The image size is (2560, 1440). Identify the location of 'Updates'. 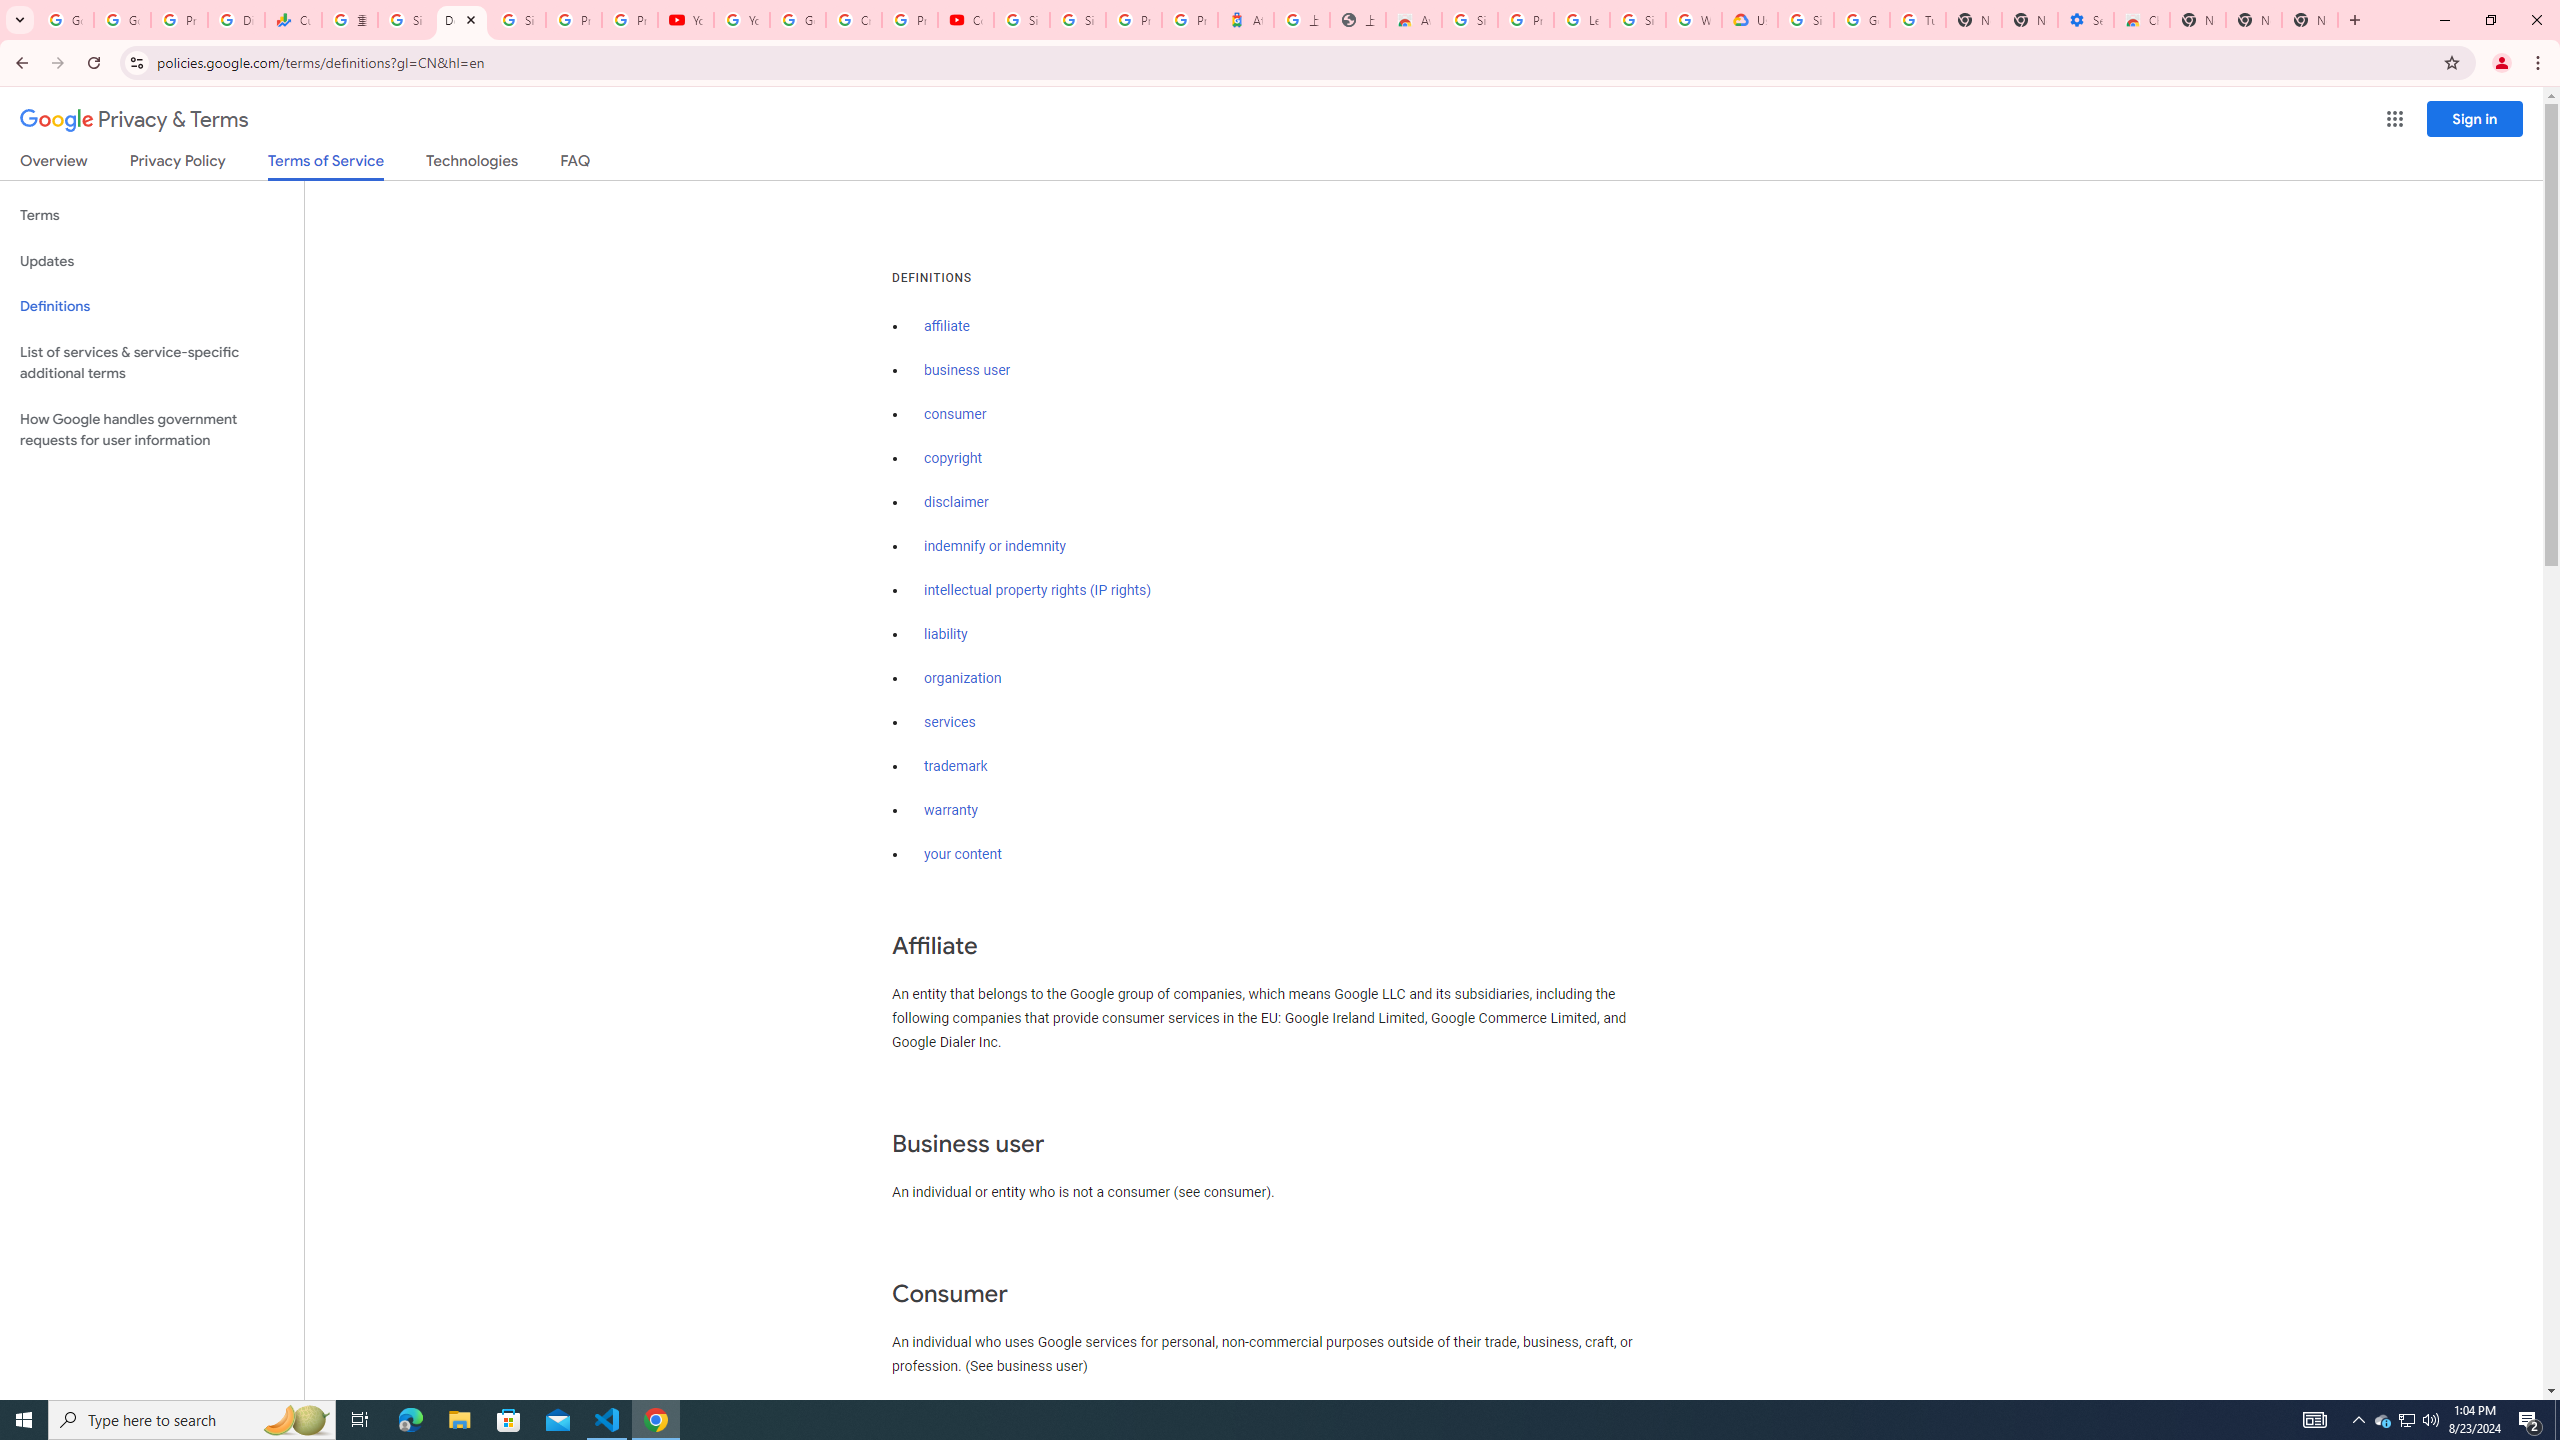
(151, 260).